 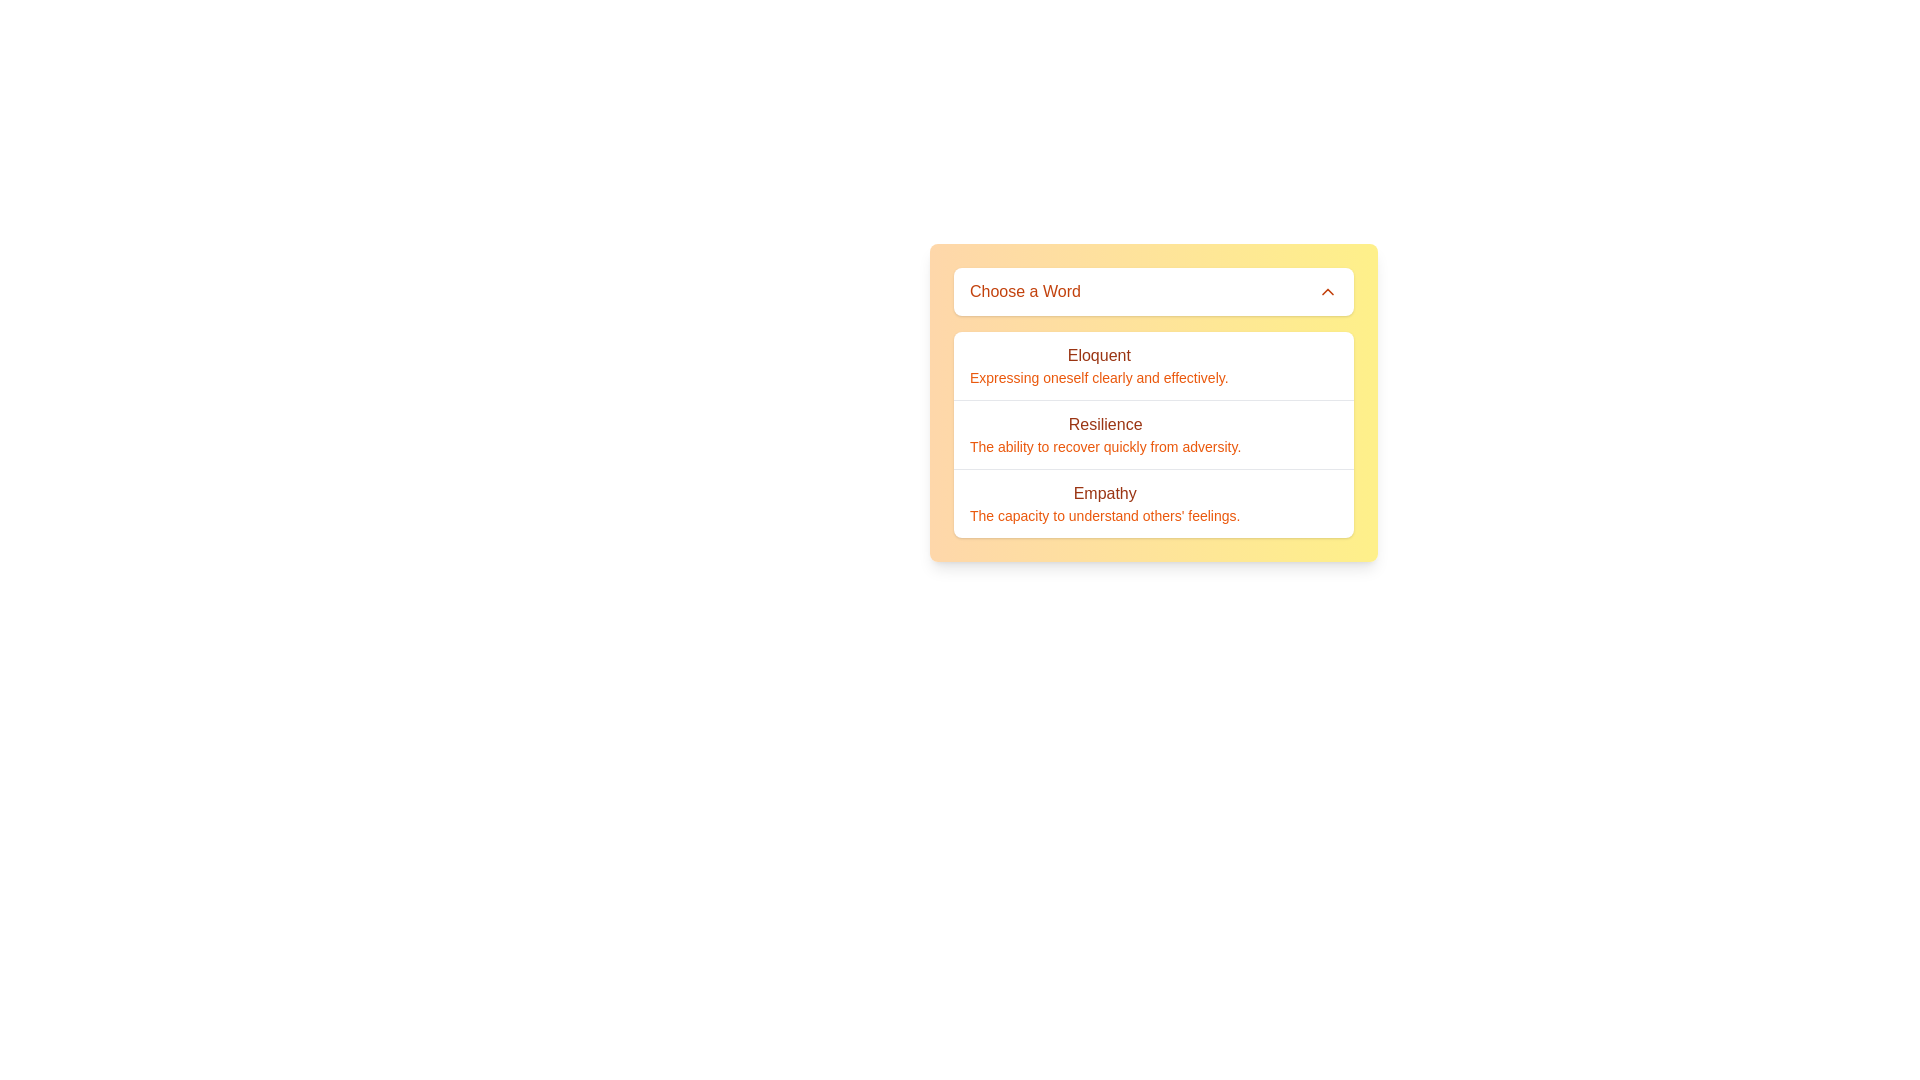 What do you see at coordinates (1098, 366) in the screenshot?
I see `the first text item in the dropdown list titled 'Eloquent', which expresses the description 'Expressing oneself clearly and effectively.'` at bounding box center [1098, 366].